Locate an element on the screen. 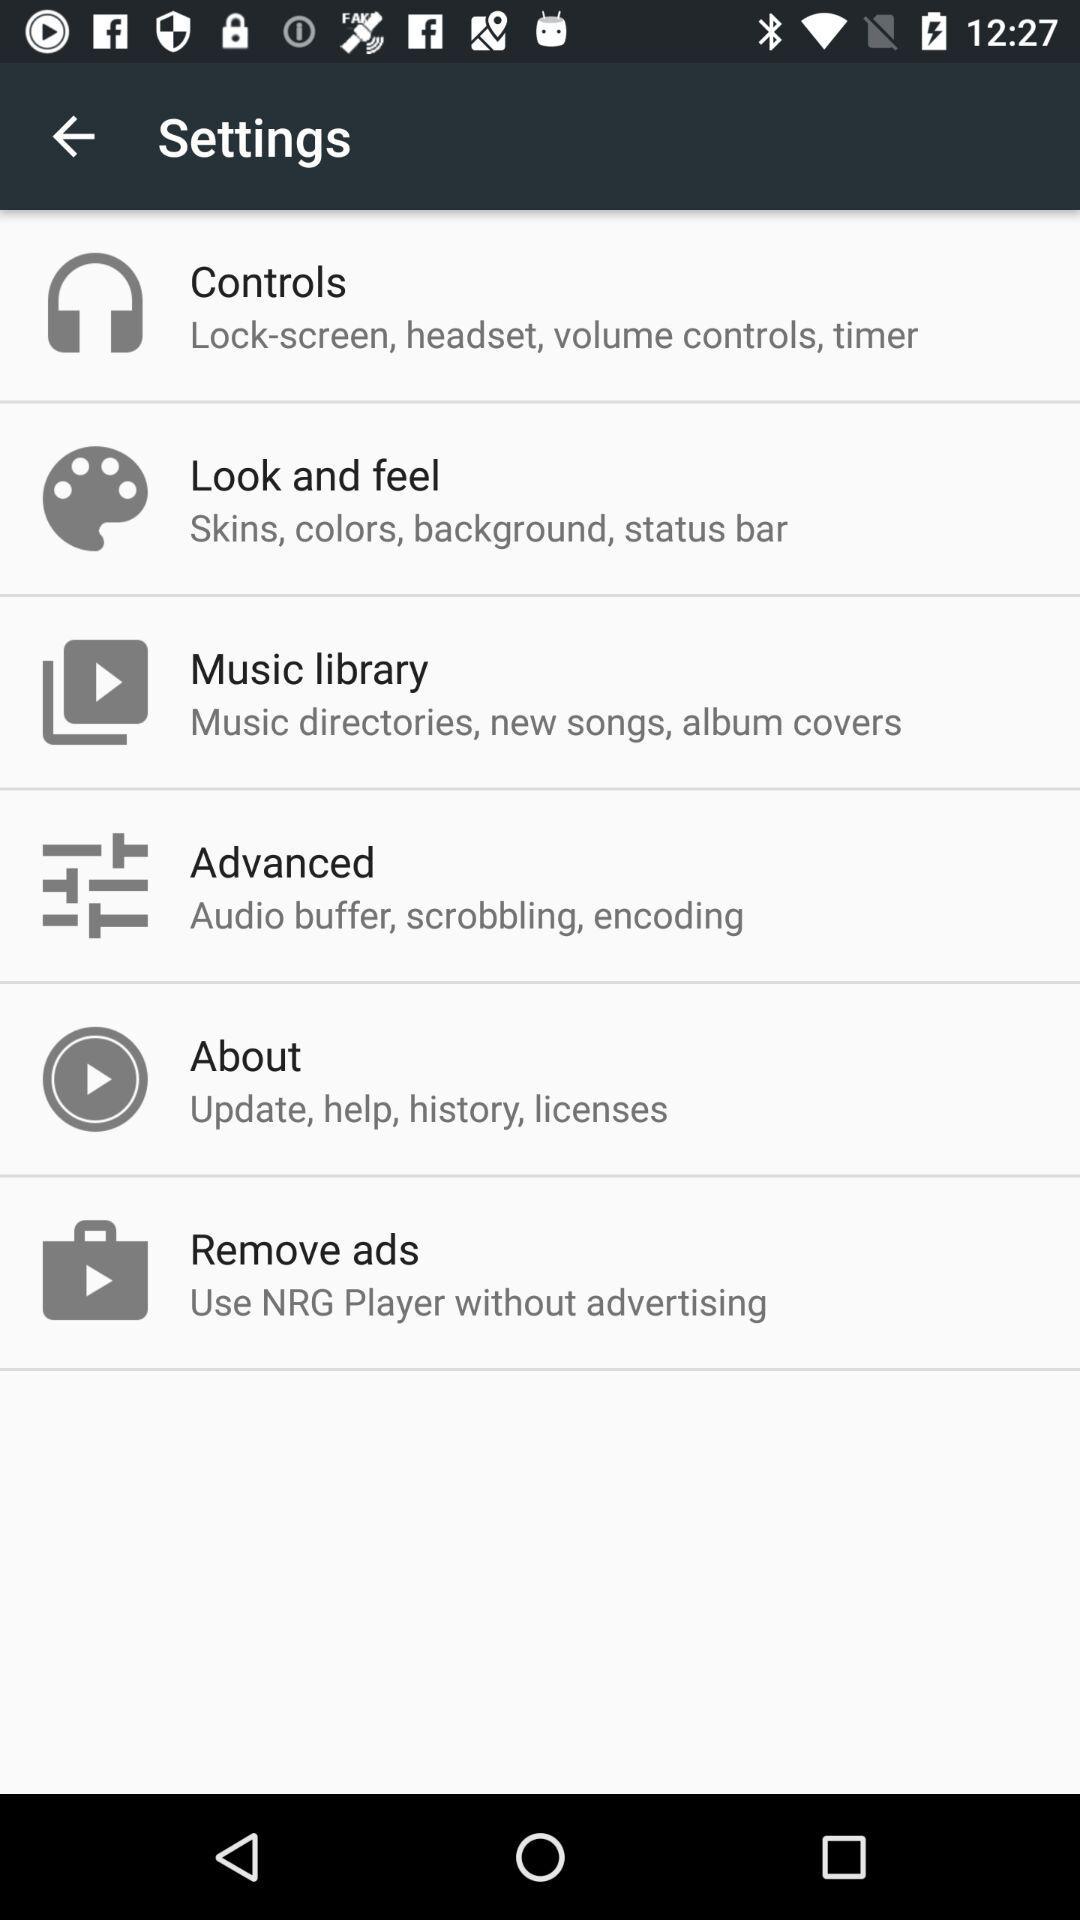 This screenshot has height=1920, width=1080. item above the audio buffer scrobbling is located at coordinates (282, 860).